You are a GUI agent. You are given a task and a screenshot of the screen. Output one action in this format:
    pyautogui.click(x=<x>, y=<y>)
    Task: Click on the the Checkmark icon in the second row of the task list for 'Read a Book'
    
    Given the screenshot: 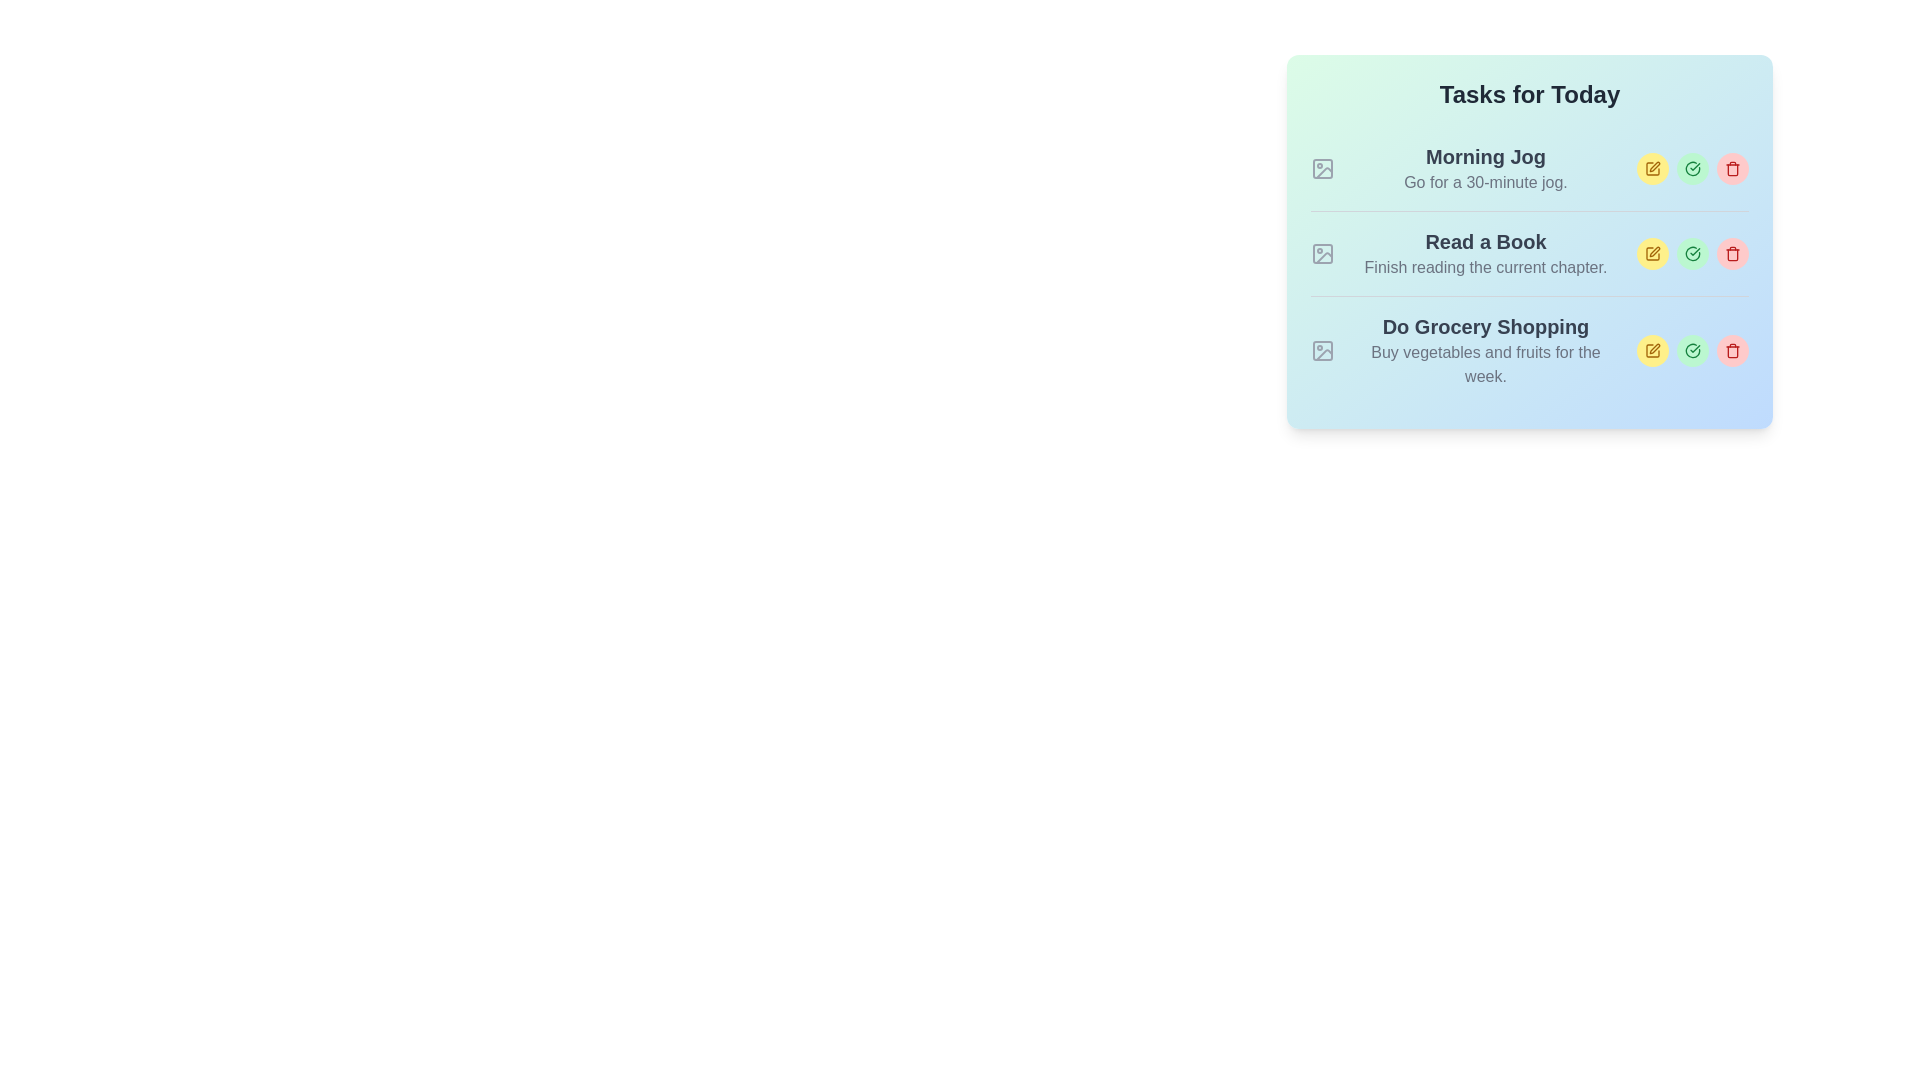 What is the action you would take?
    pyautogui.click(x=1692, y=253)
    